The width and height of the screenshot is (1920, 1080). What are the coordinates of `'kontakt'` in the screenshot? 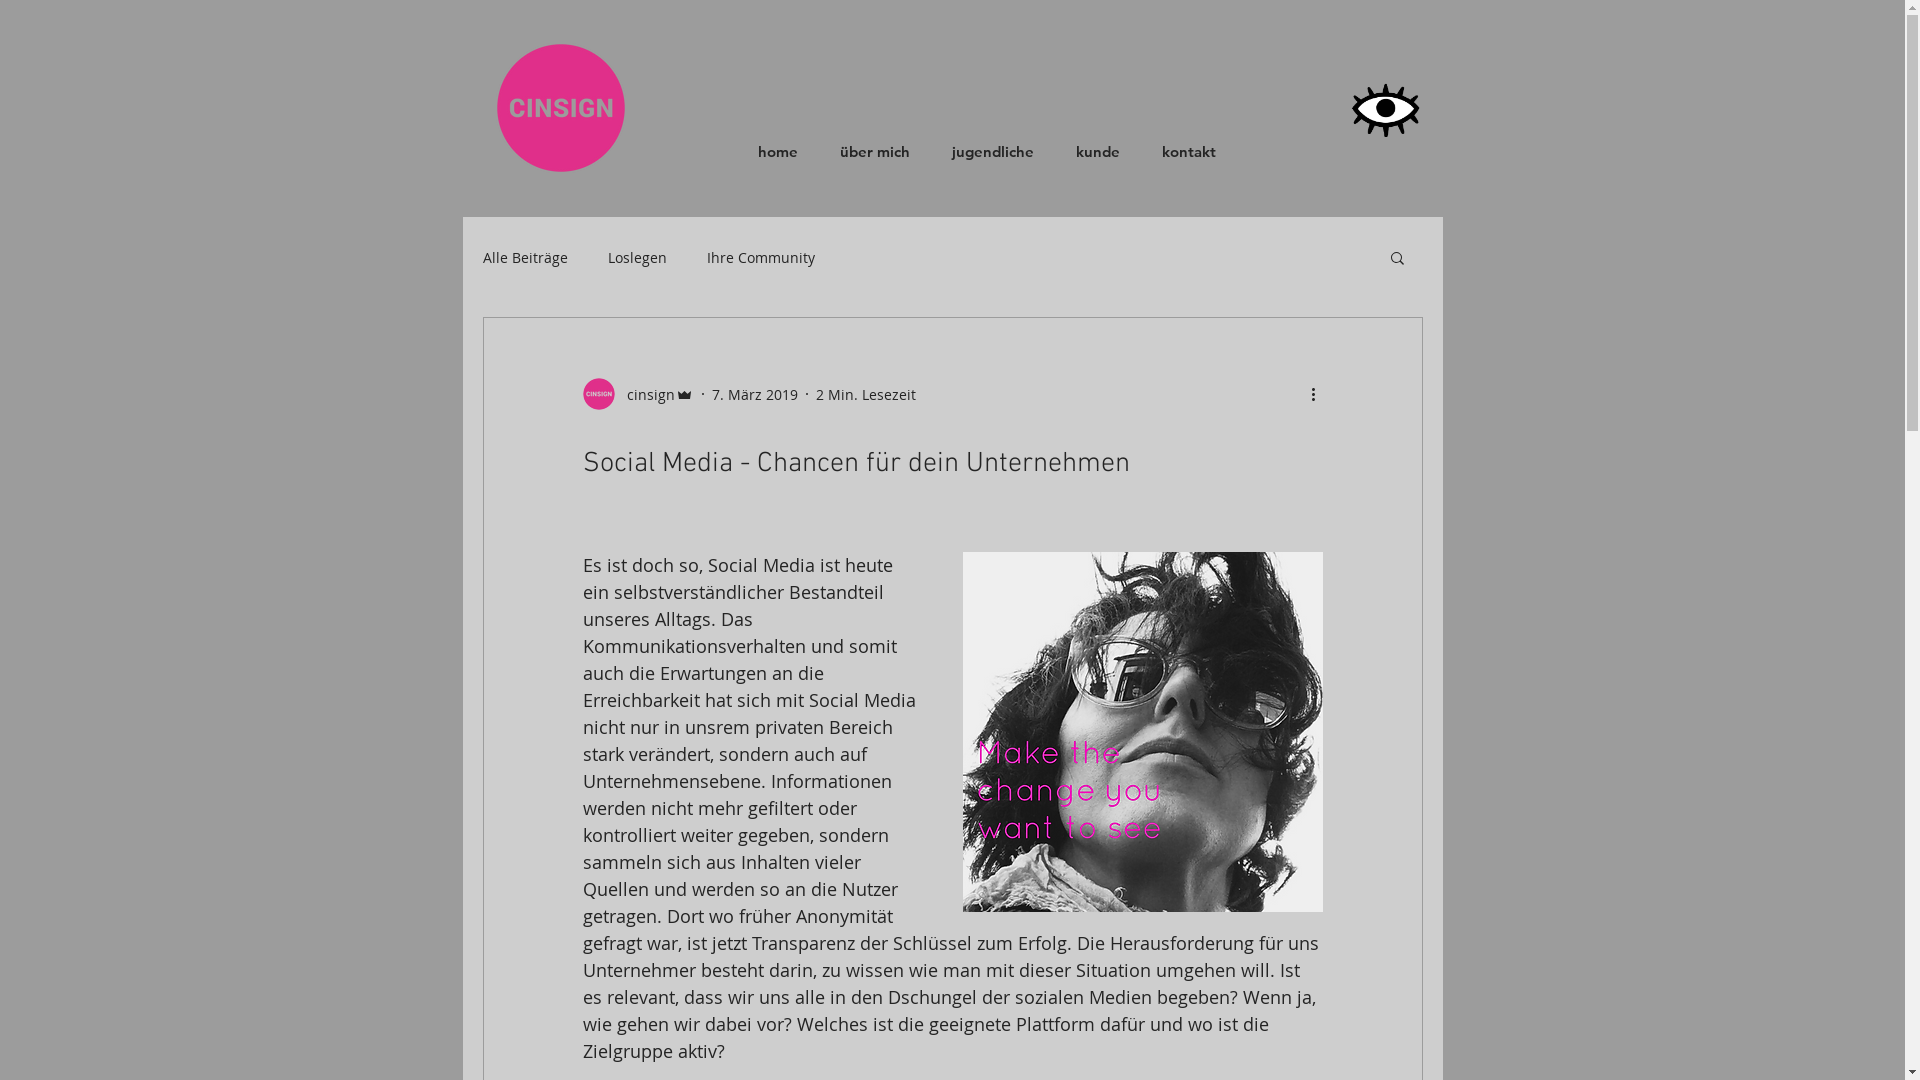 It's located at (1188, 150).